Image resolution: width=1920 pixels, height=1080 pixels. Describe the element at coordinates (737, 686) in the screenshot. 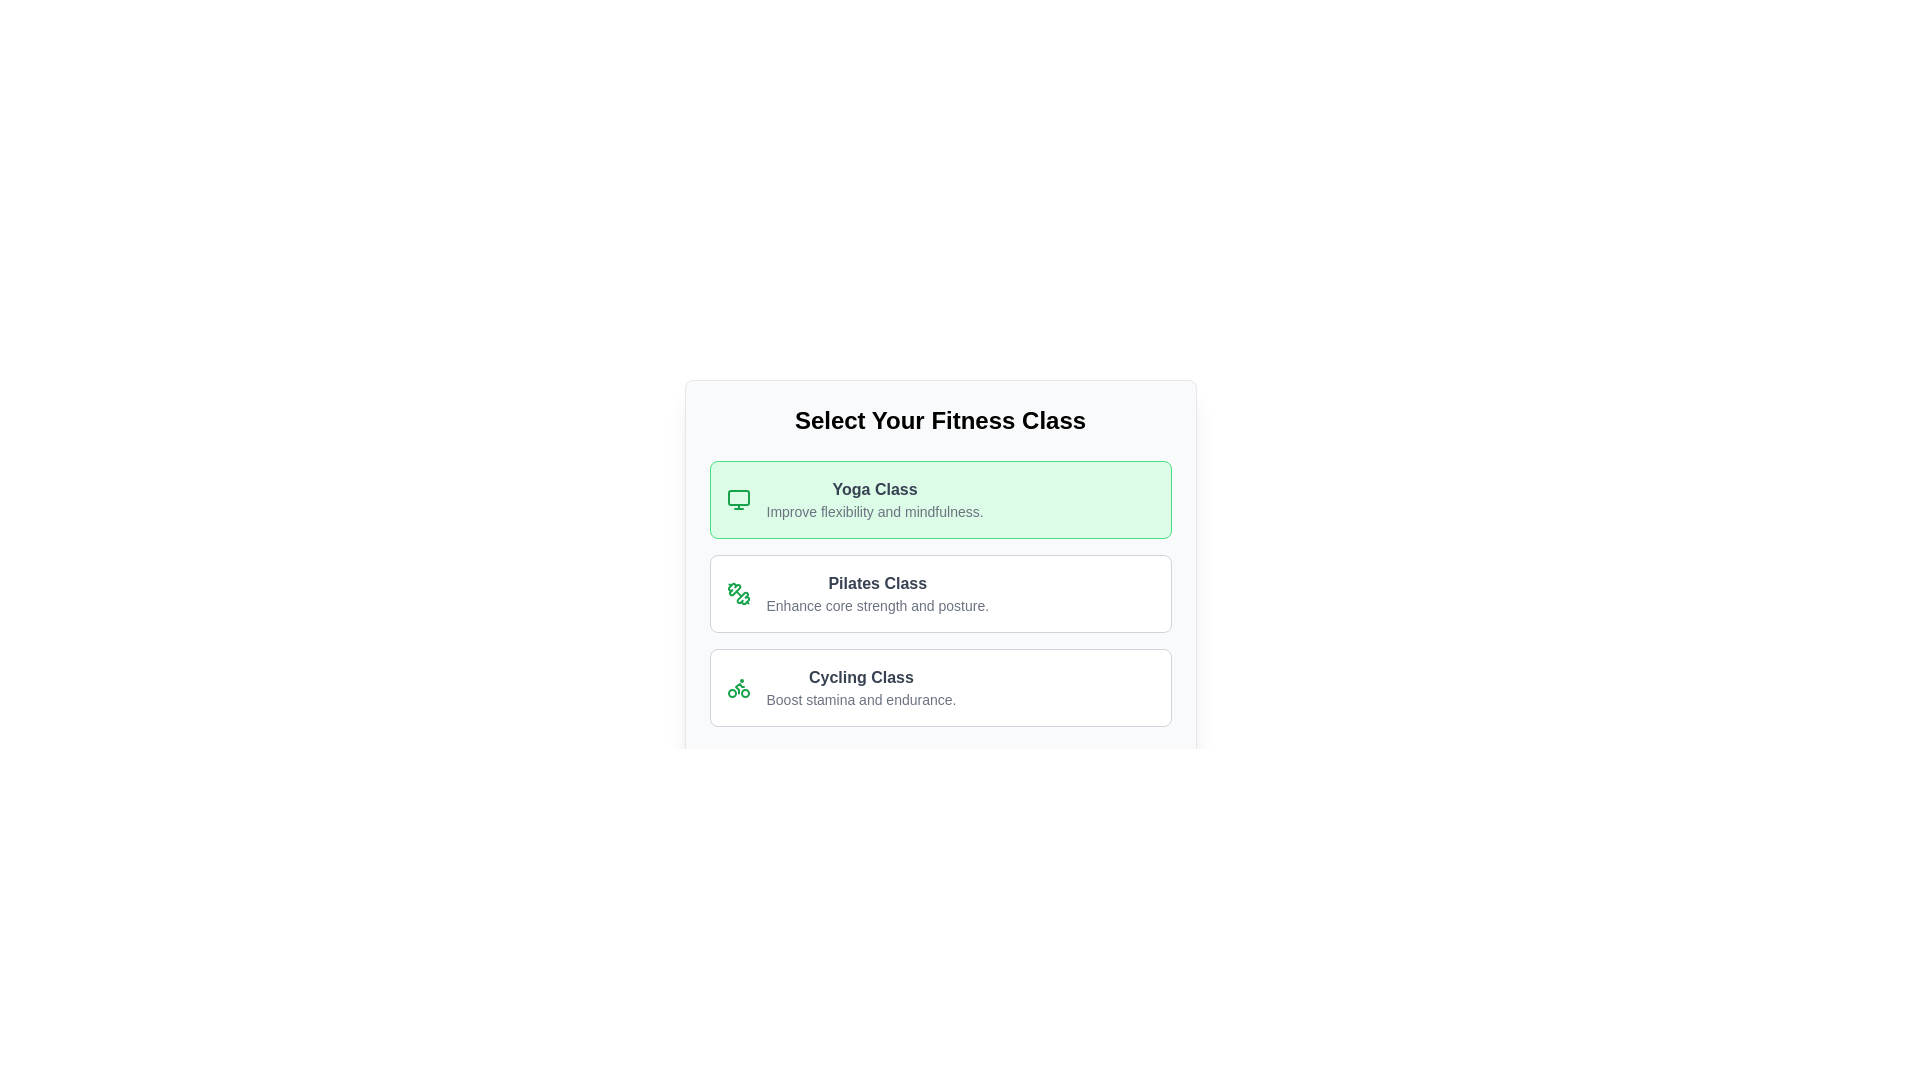

I see `the green bicycle icon located next to the text 'Cycling Class', which serves as a decorative element for the class name` at that location.